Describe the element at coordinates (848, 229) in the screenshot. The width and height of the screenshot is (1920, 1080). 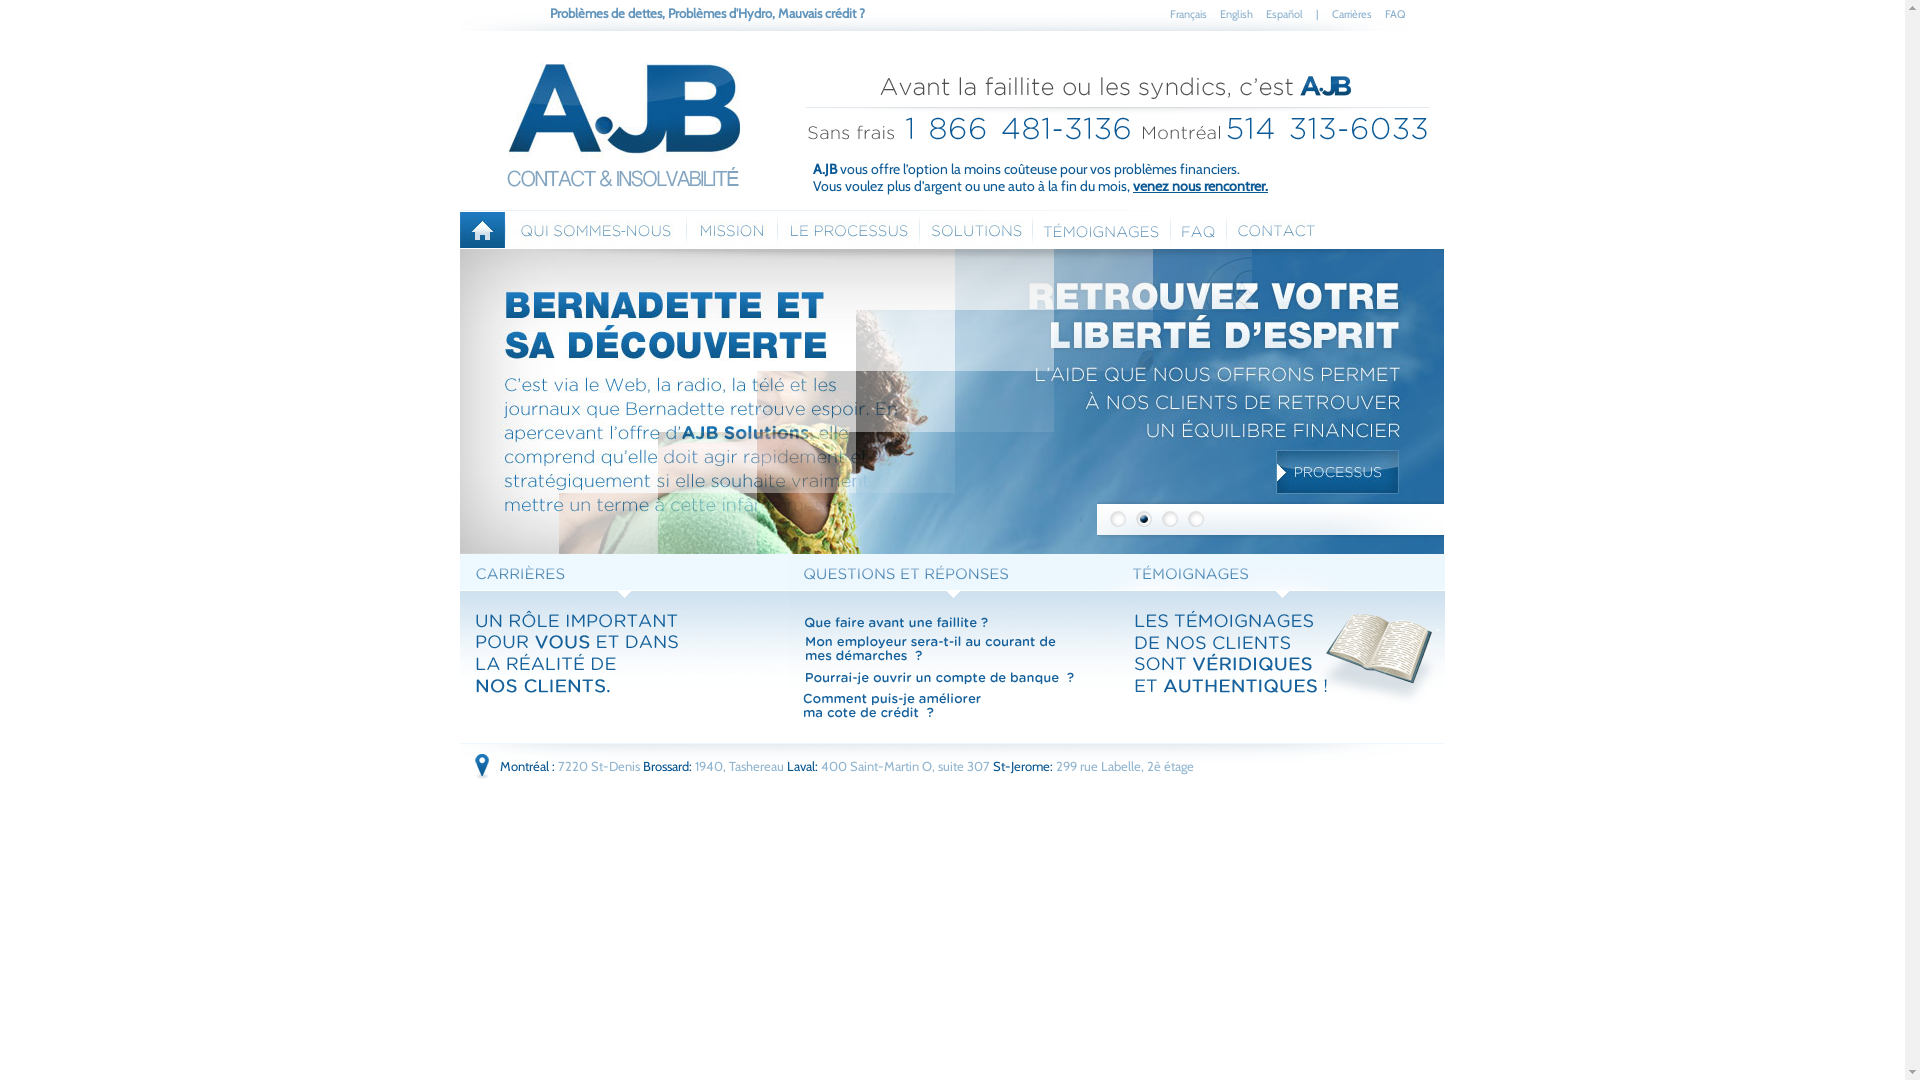
I see `'Le processus'` at that location.